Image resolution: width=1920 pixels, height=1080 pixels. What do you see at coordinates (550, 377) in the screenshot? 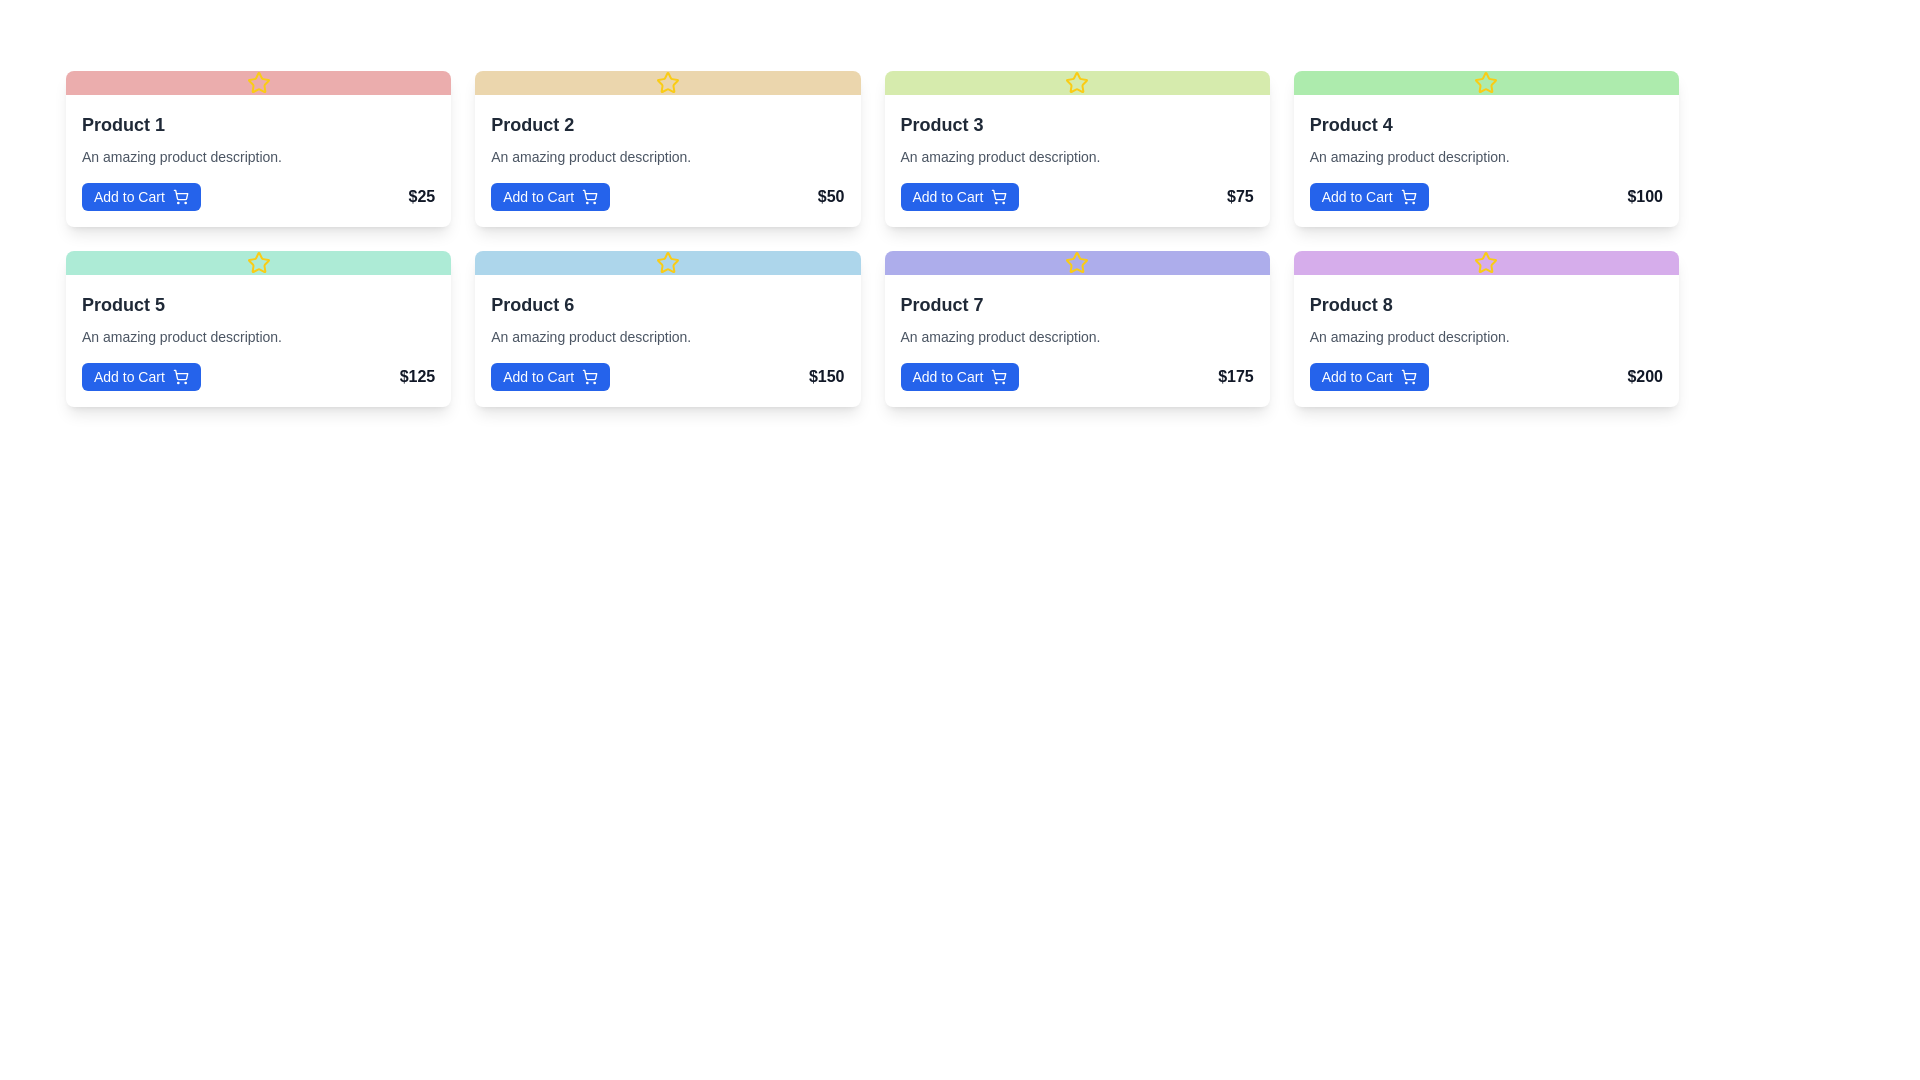
I see `the 'Add to Cart' button with a blue background and white text located in the bottom left region of the 'Product 6' card` at bounding box center [550, 377].